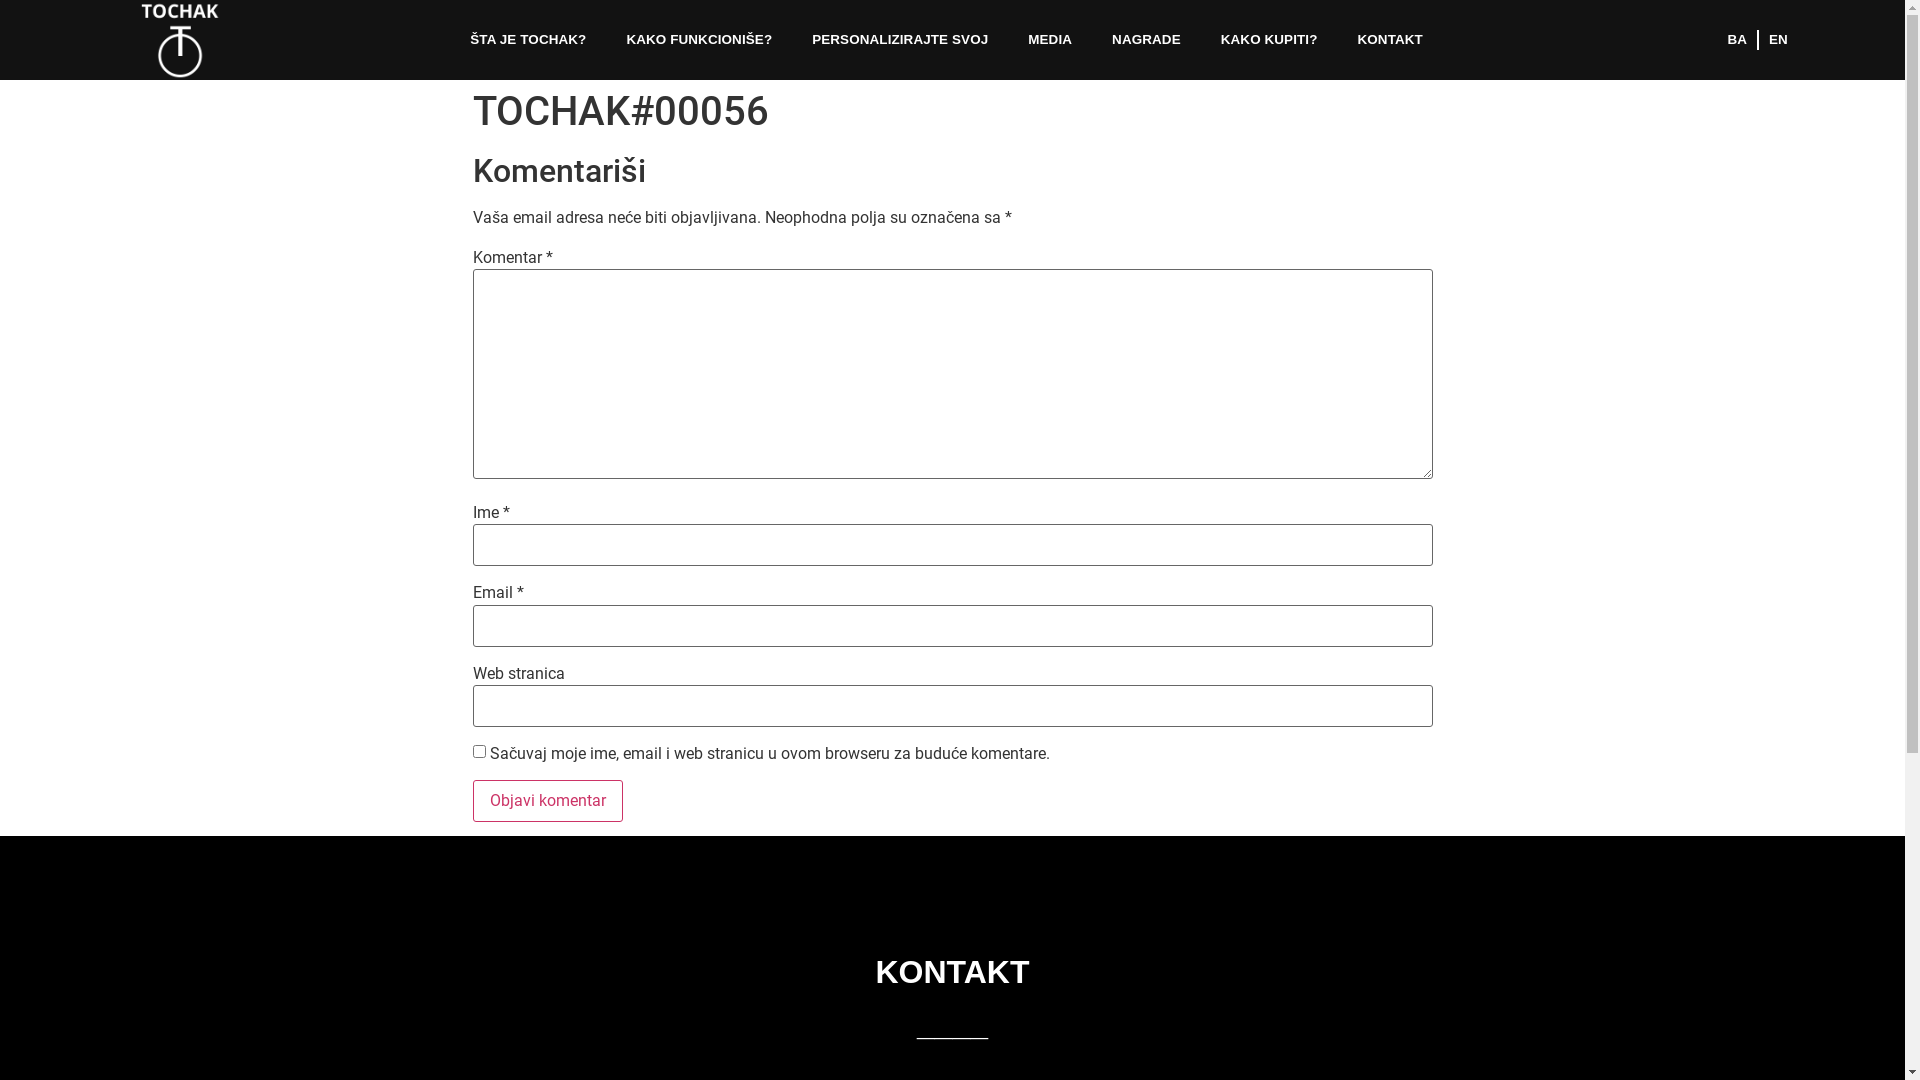 The height and width of the screenshot is (1080, 1920). I want to click on 'BA', so click(1736, 39).